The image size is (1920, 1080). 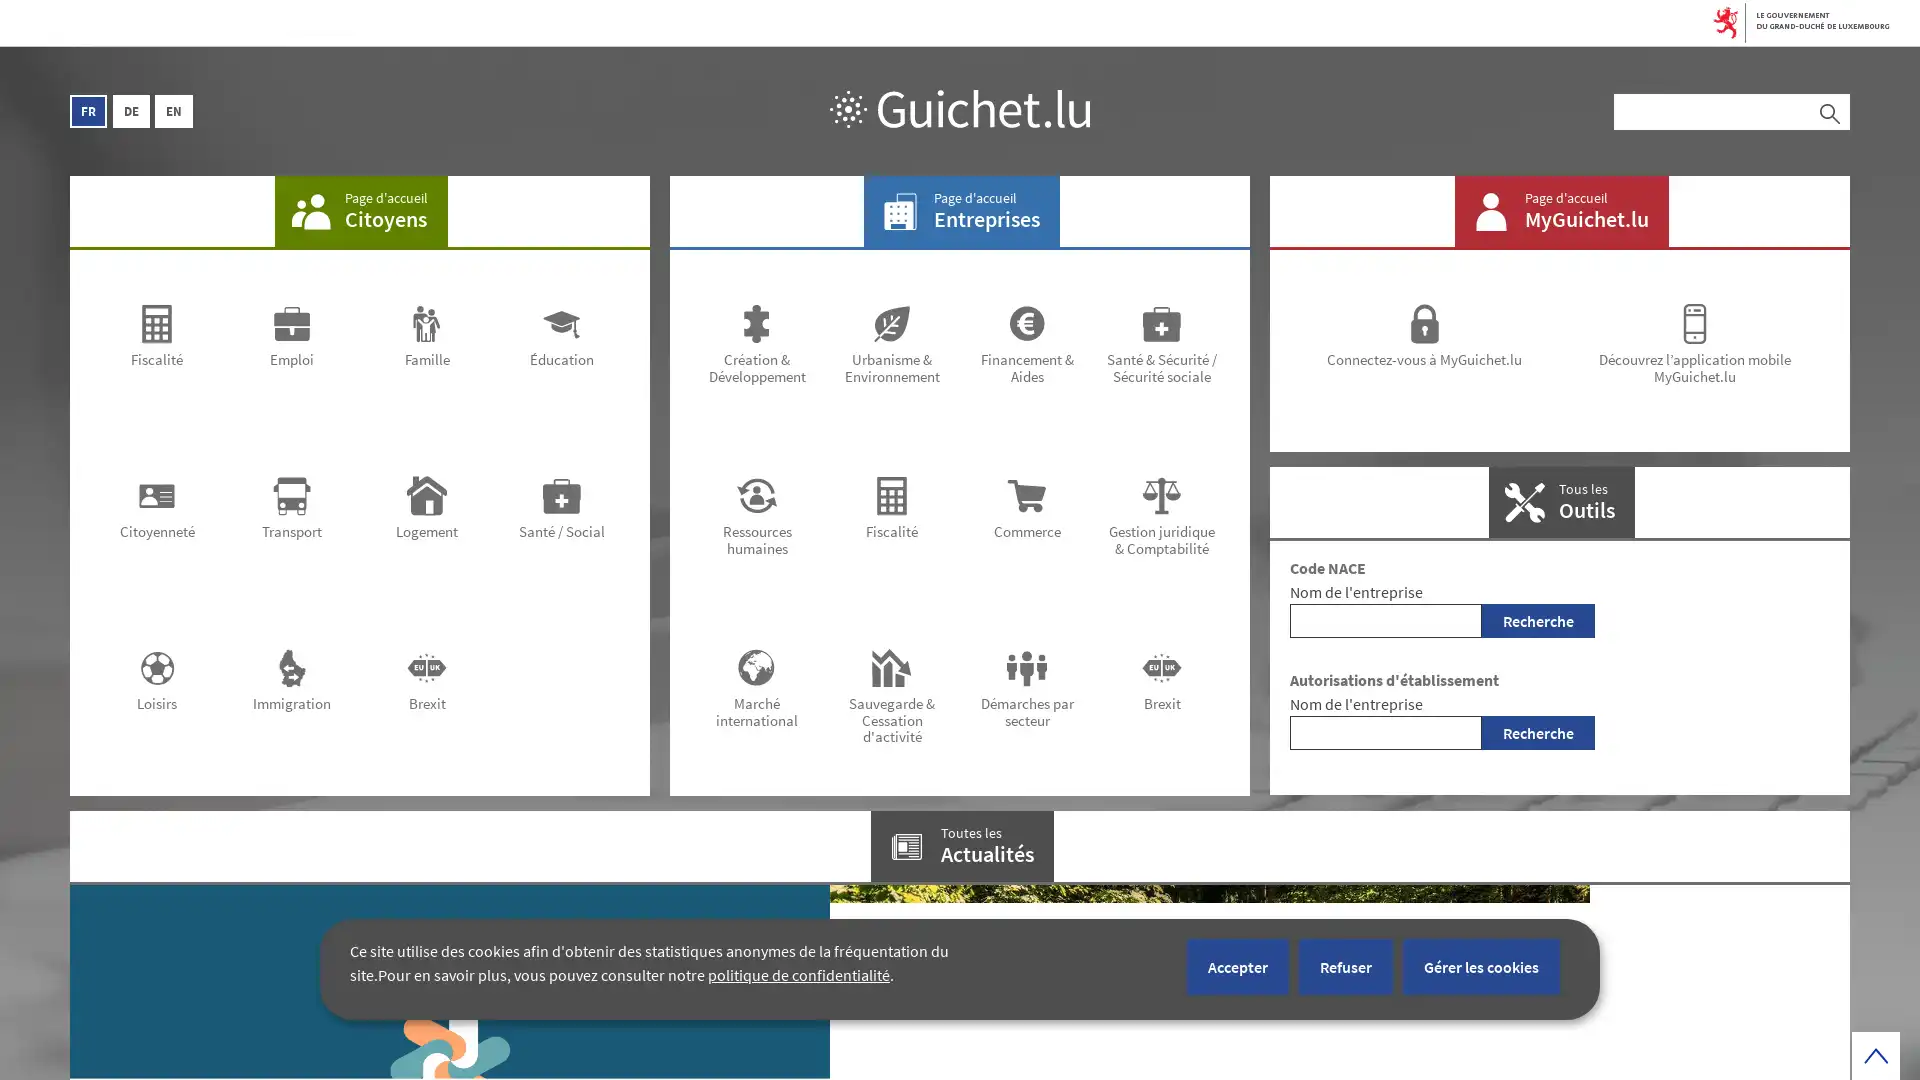 I want to click on Refuser, so click(x=1345, y=966).